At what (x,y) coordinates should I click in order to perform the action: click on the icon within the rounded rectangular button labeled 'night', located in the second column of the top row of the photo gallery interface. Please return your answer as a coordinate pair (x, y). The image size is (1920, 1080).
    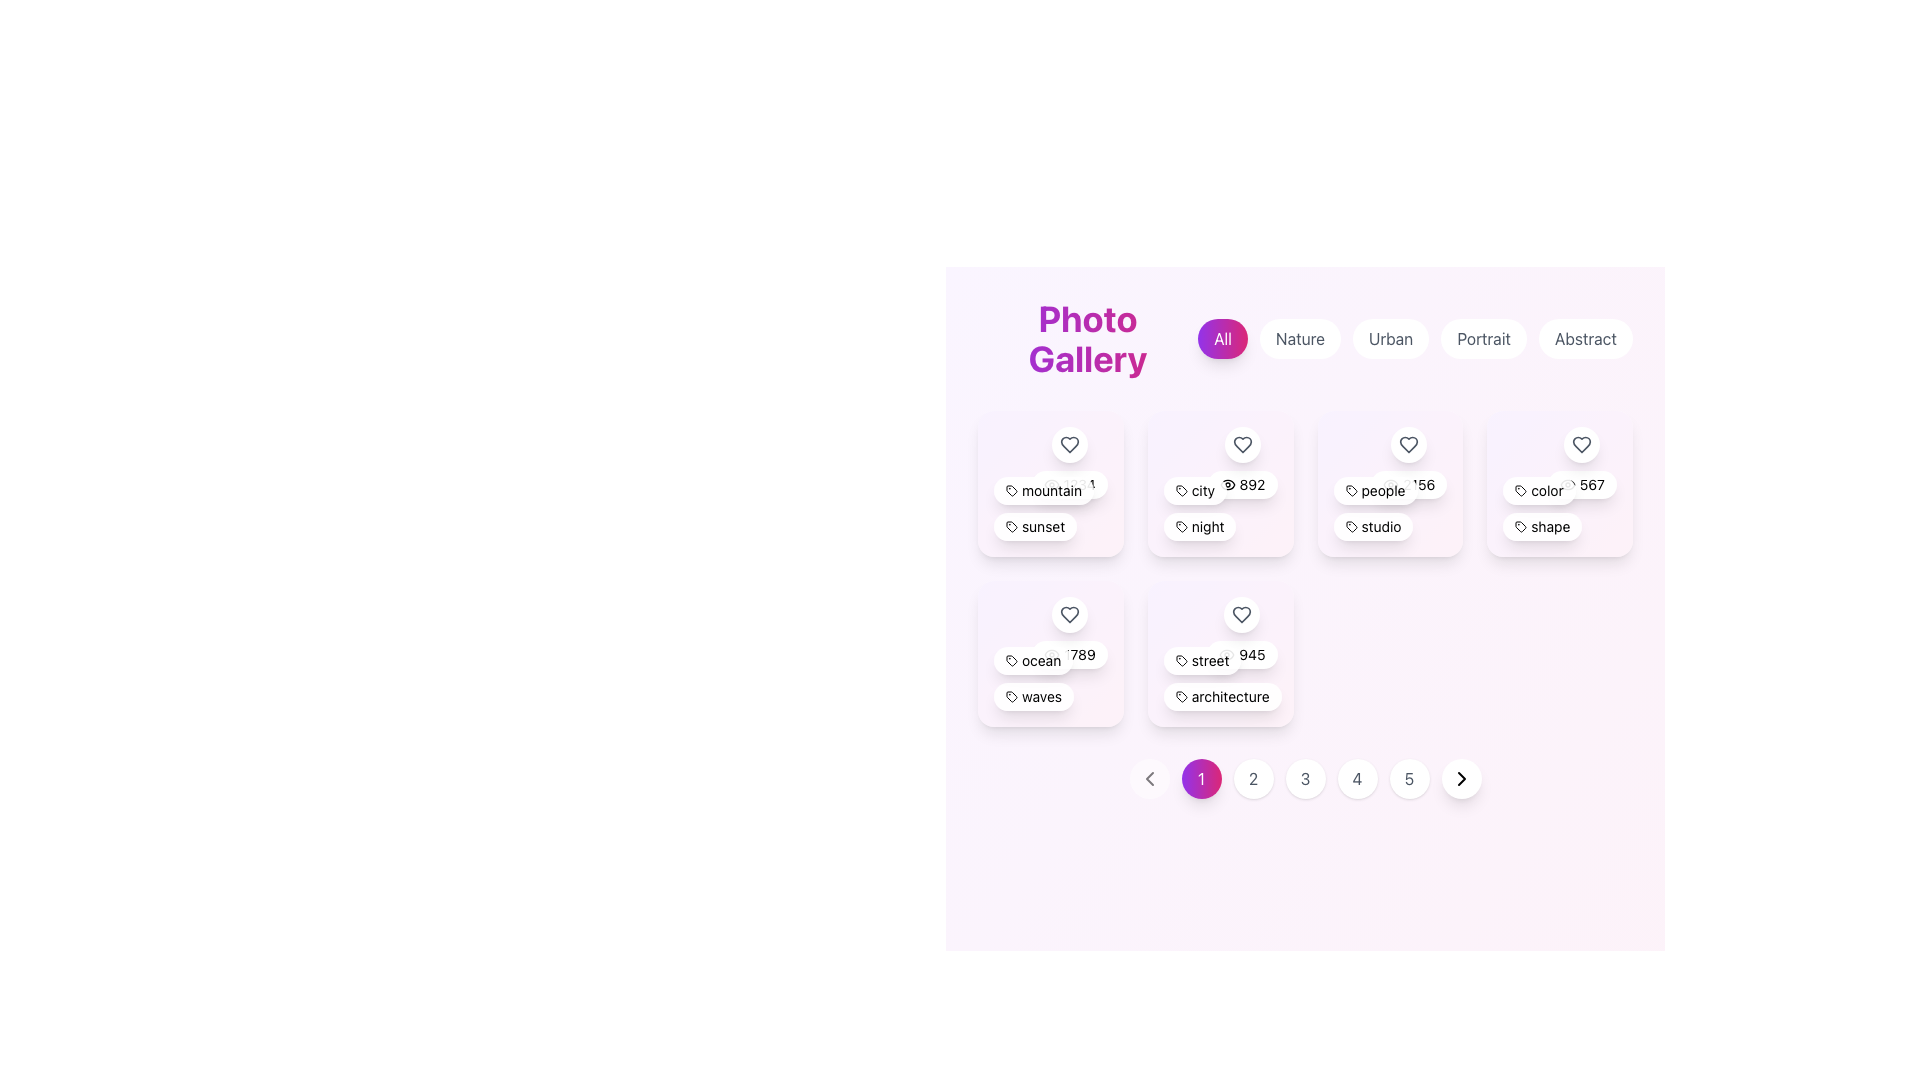
    Looking at the image, I should click on (1181, 525).